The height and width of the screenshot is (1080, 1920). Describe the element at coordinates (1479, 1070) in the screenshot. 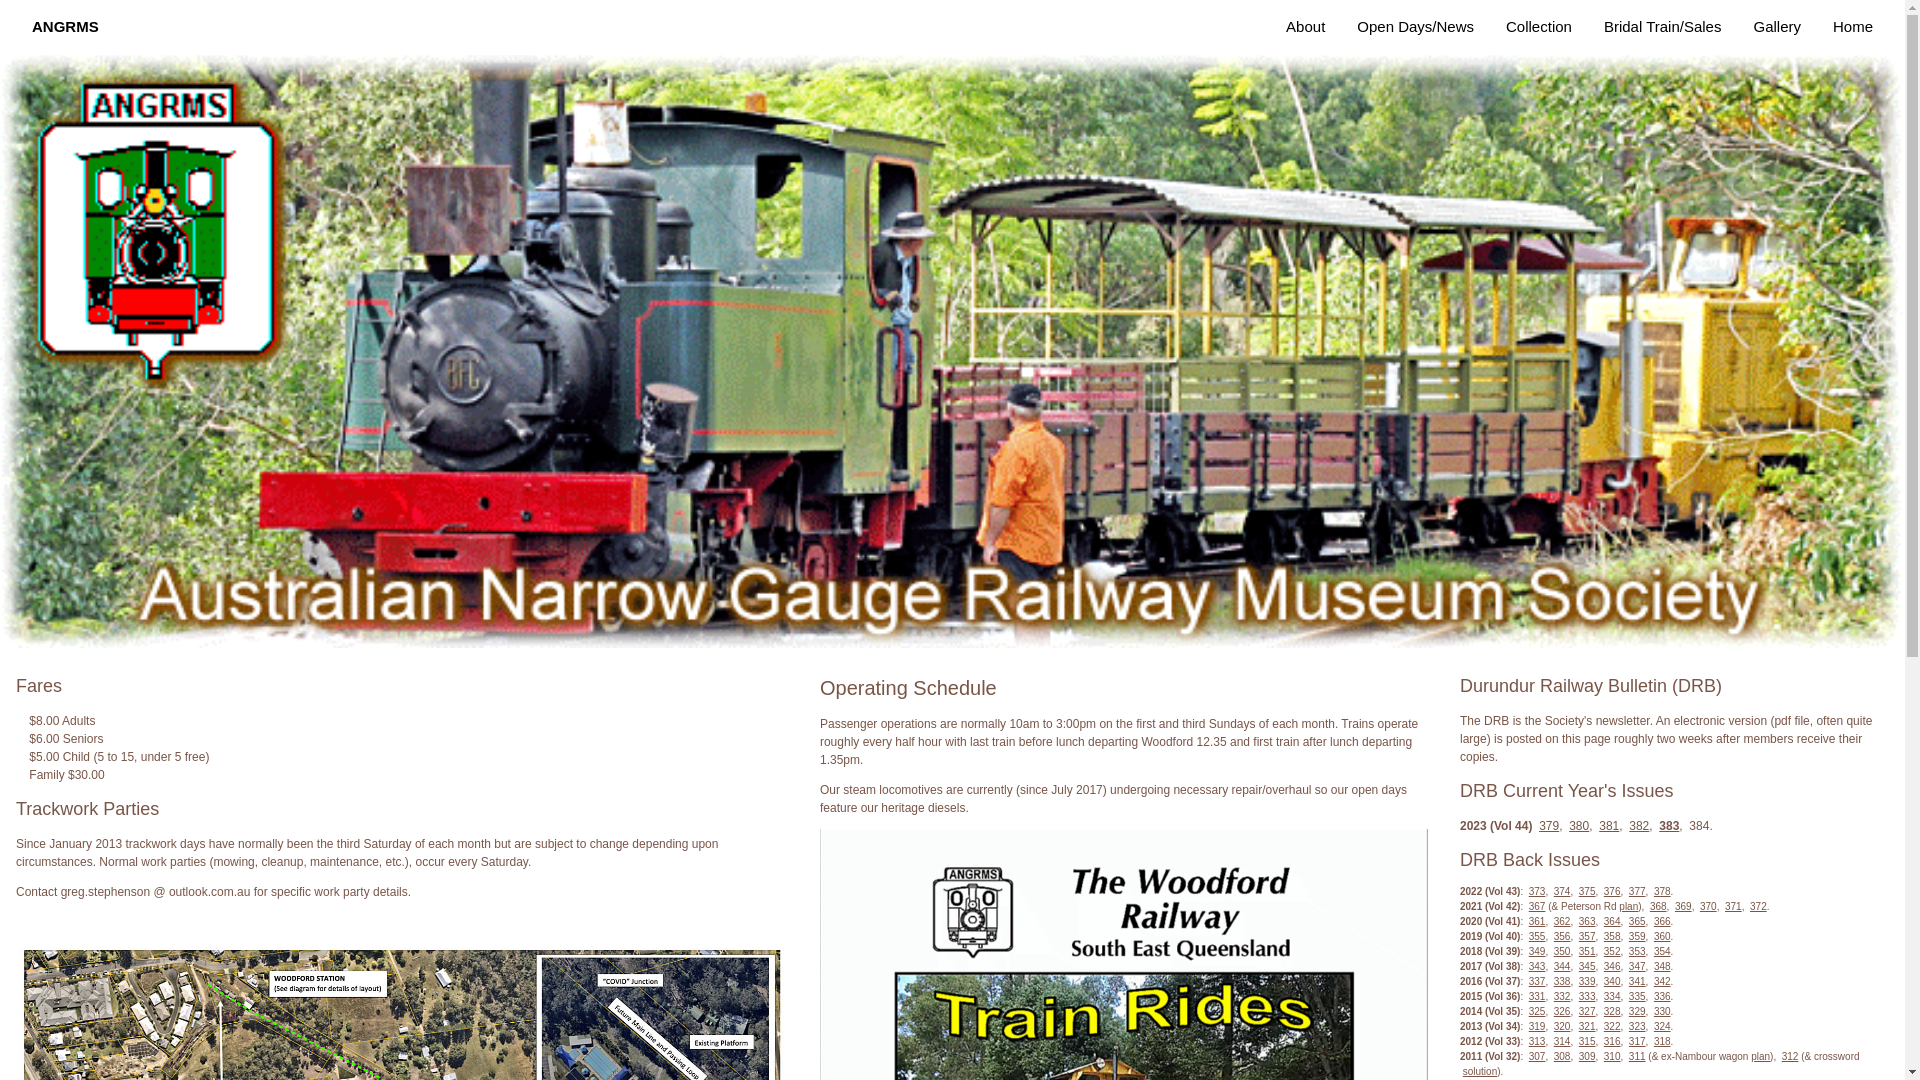

I see `'solution'` at that location.